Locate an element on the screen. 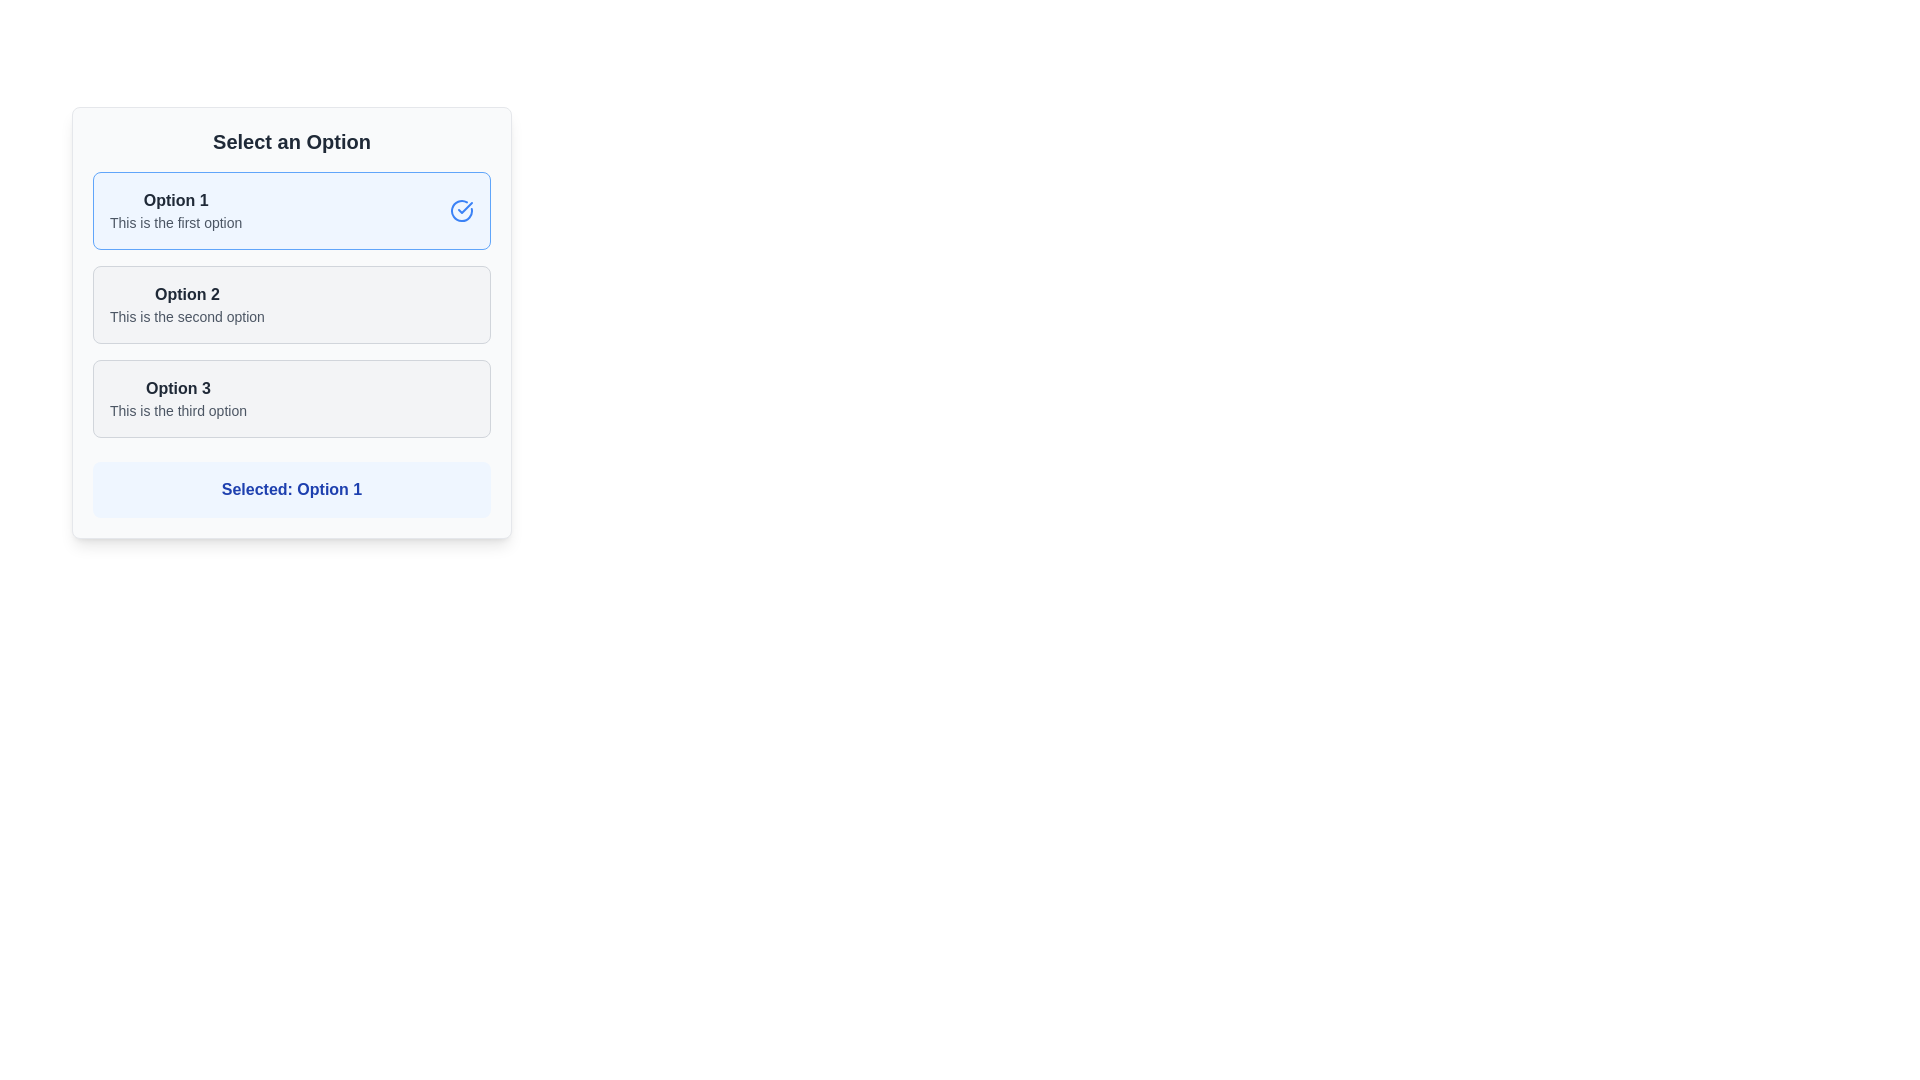 Image resolution: width=1920 pixels, height=1080 pixels. the details of the selectable option that is the second choice in the vertical list located below the header 'Select an Option' is located at coordinates (187, 304).